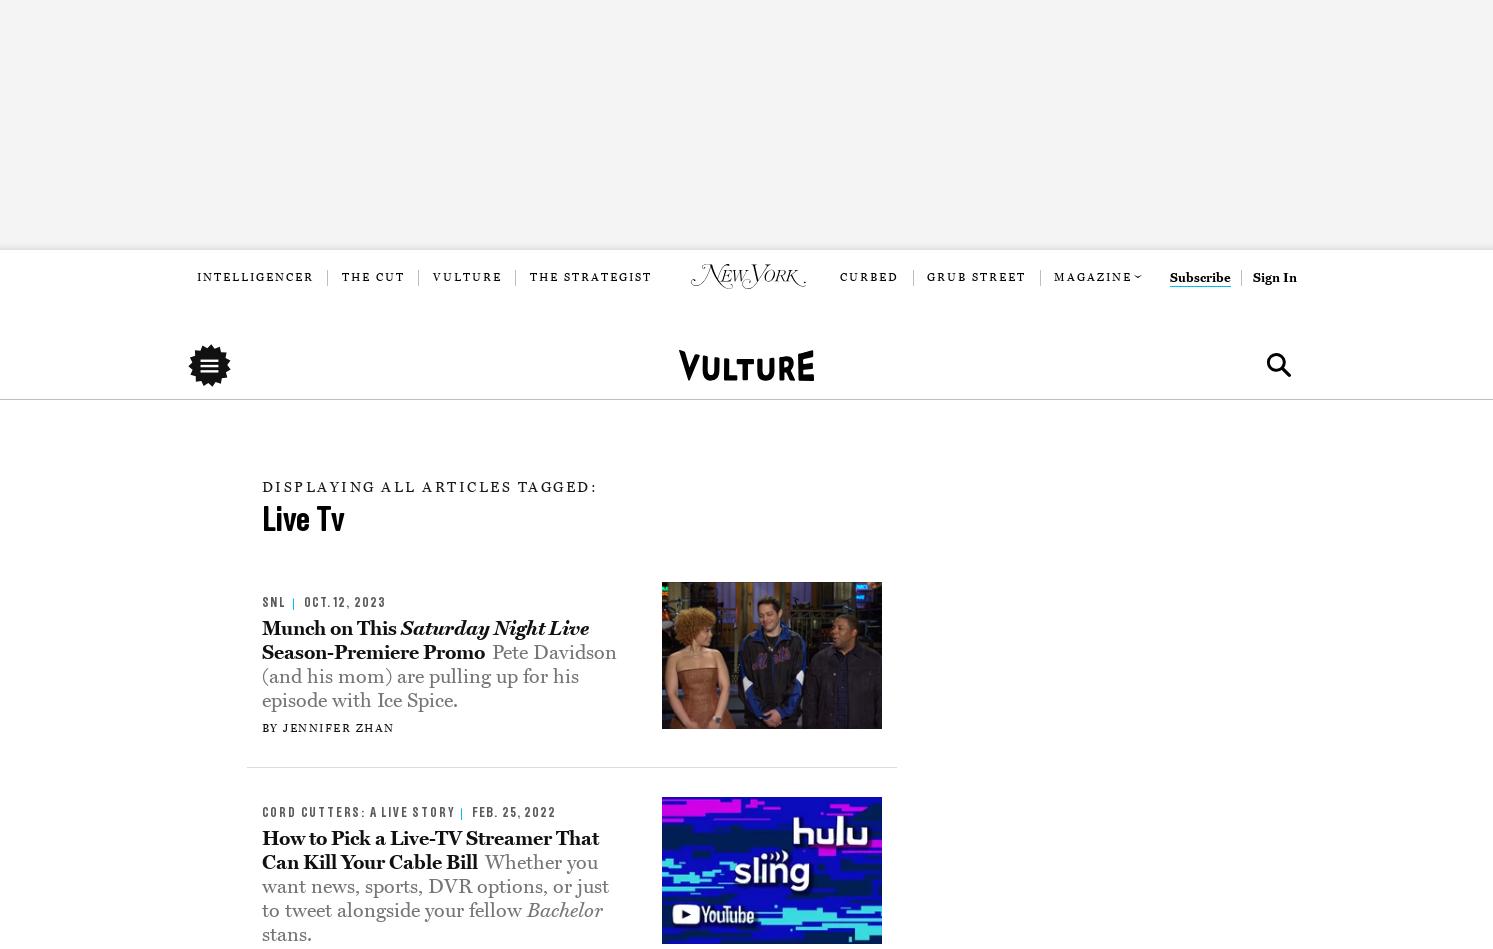  I want to click on 'Sign In', so click(1252, 276).